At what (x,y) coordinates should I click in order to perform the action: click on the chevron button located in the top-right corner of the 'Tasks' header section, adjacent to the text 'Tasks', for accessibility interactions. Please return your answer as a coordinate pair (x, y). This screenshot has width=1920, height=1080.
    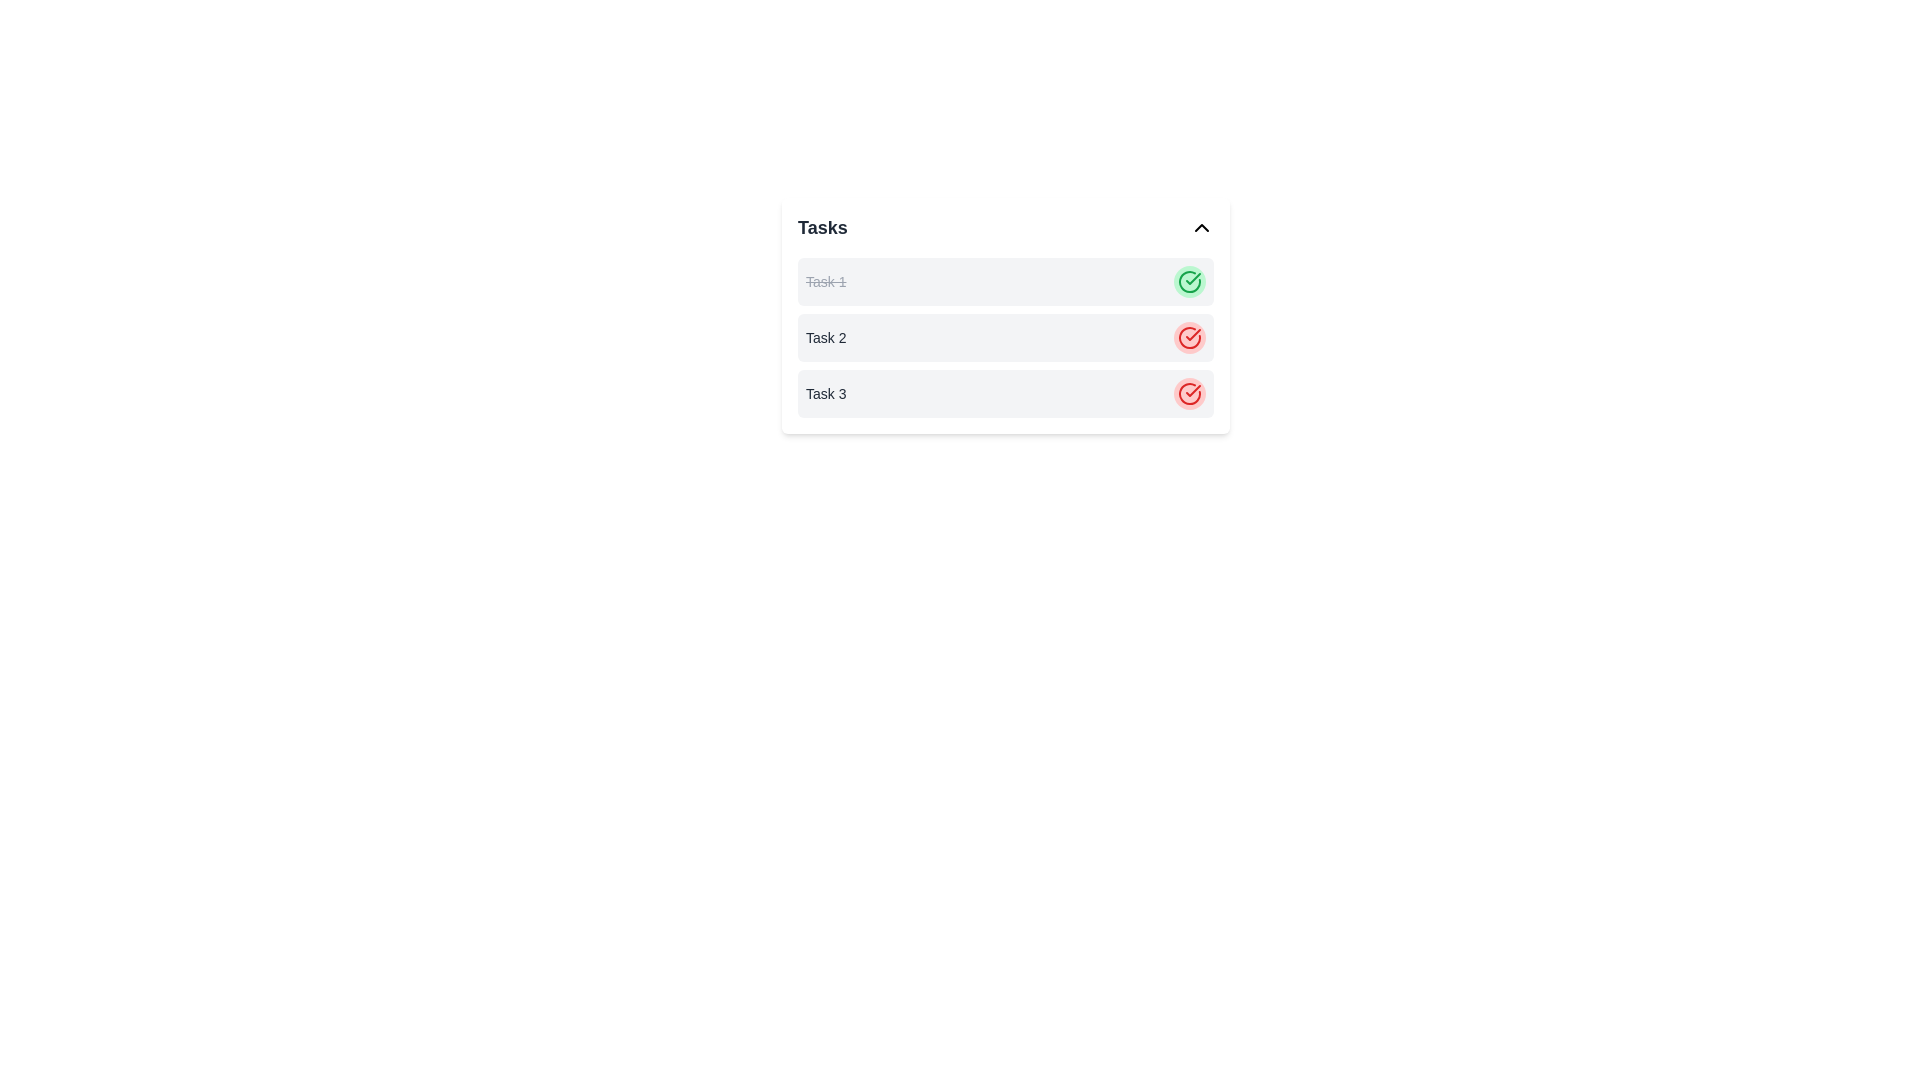
    Looking at the image, I should click on (1200, 226).